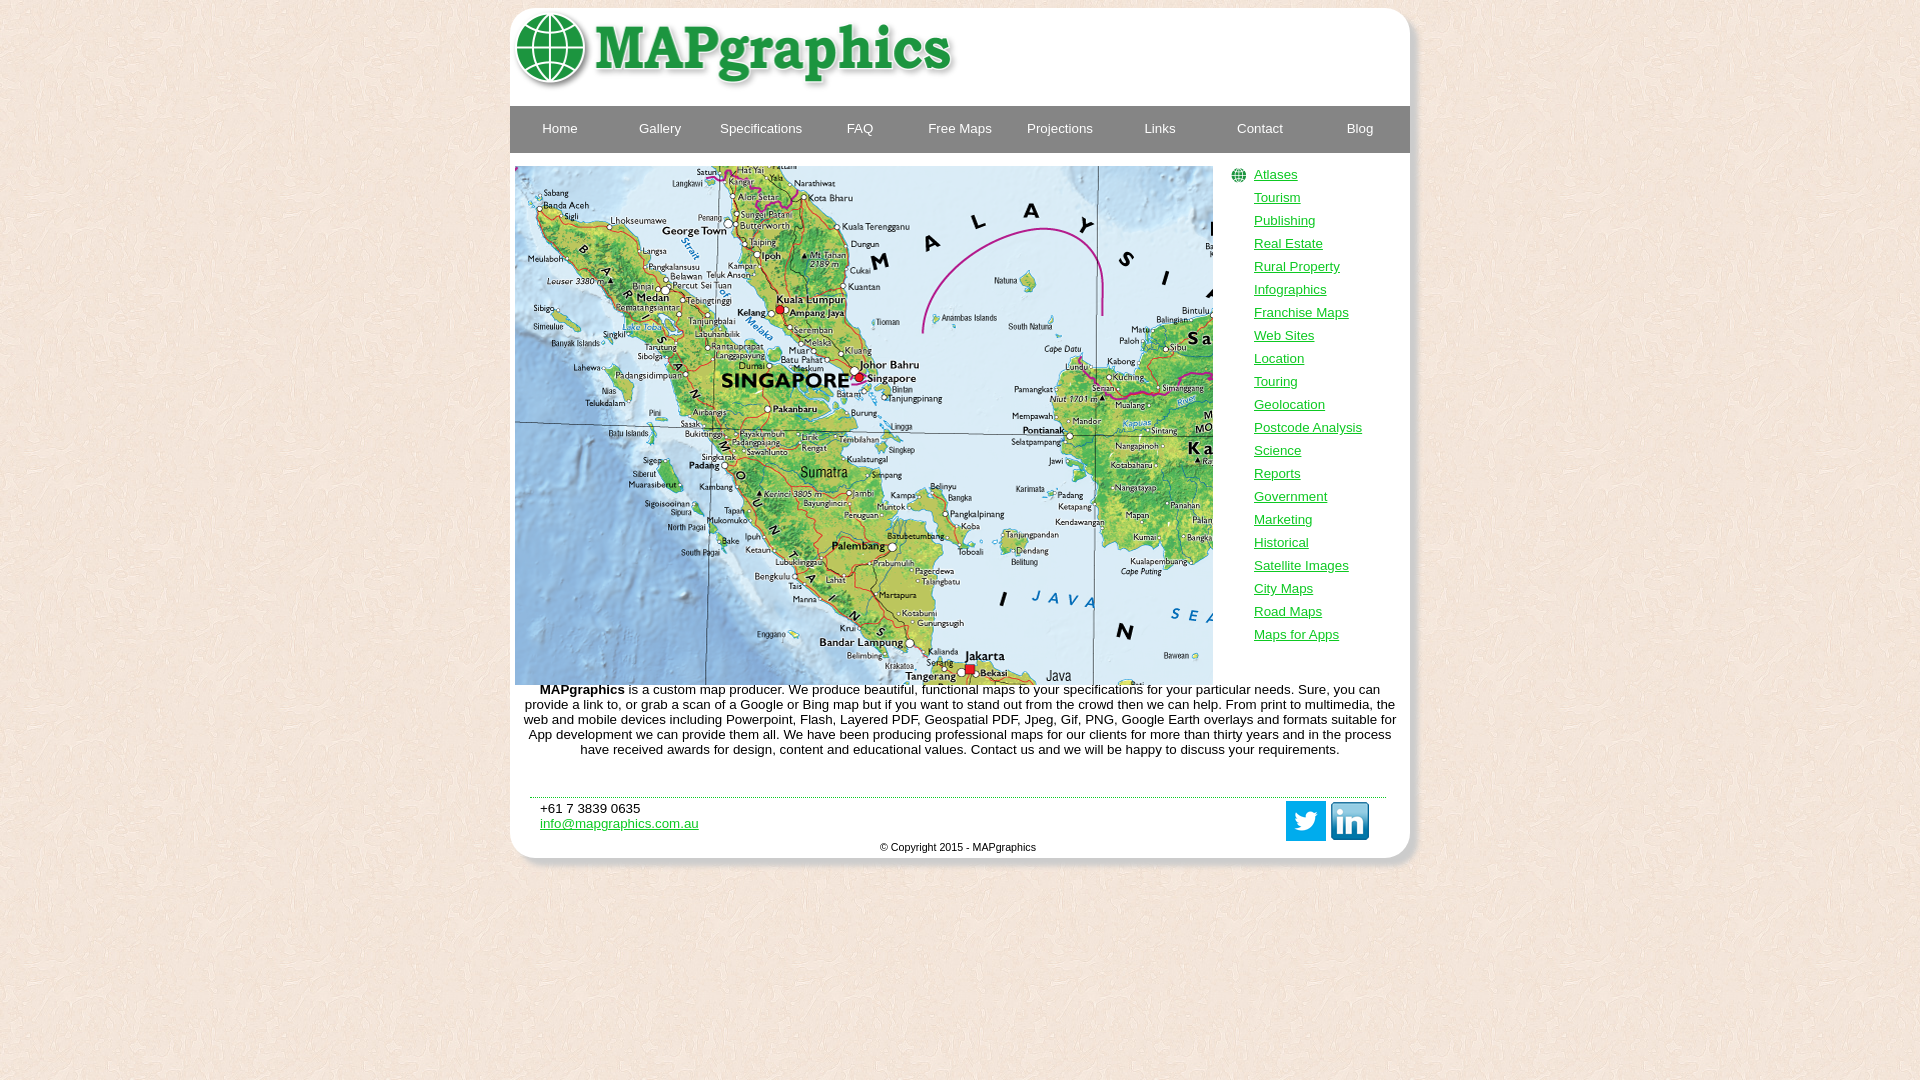 This screenshot has width=1920, height=1080. Describe the element at coordinates (1252, 242) in the screenshot. I see `'Real Estate'` at that location.